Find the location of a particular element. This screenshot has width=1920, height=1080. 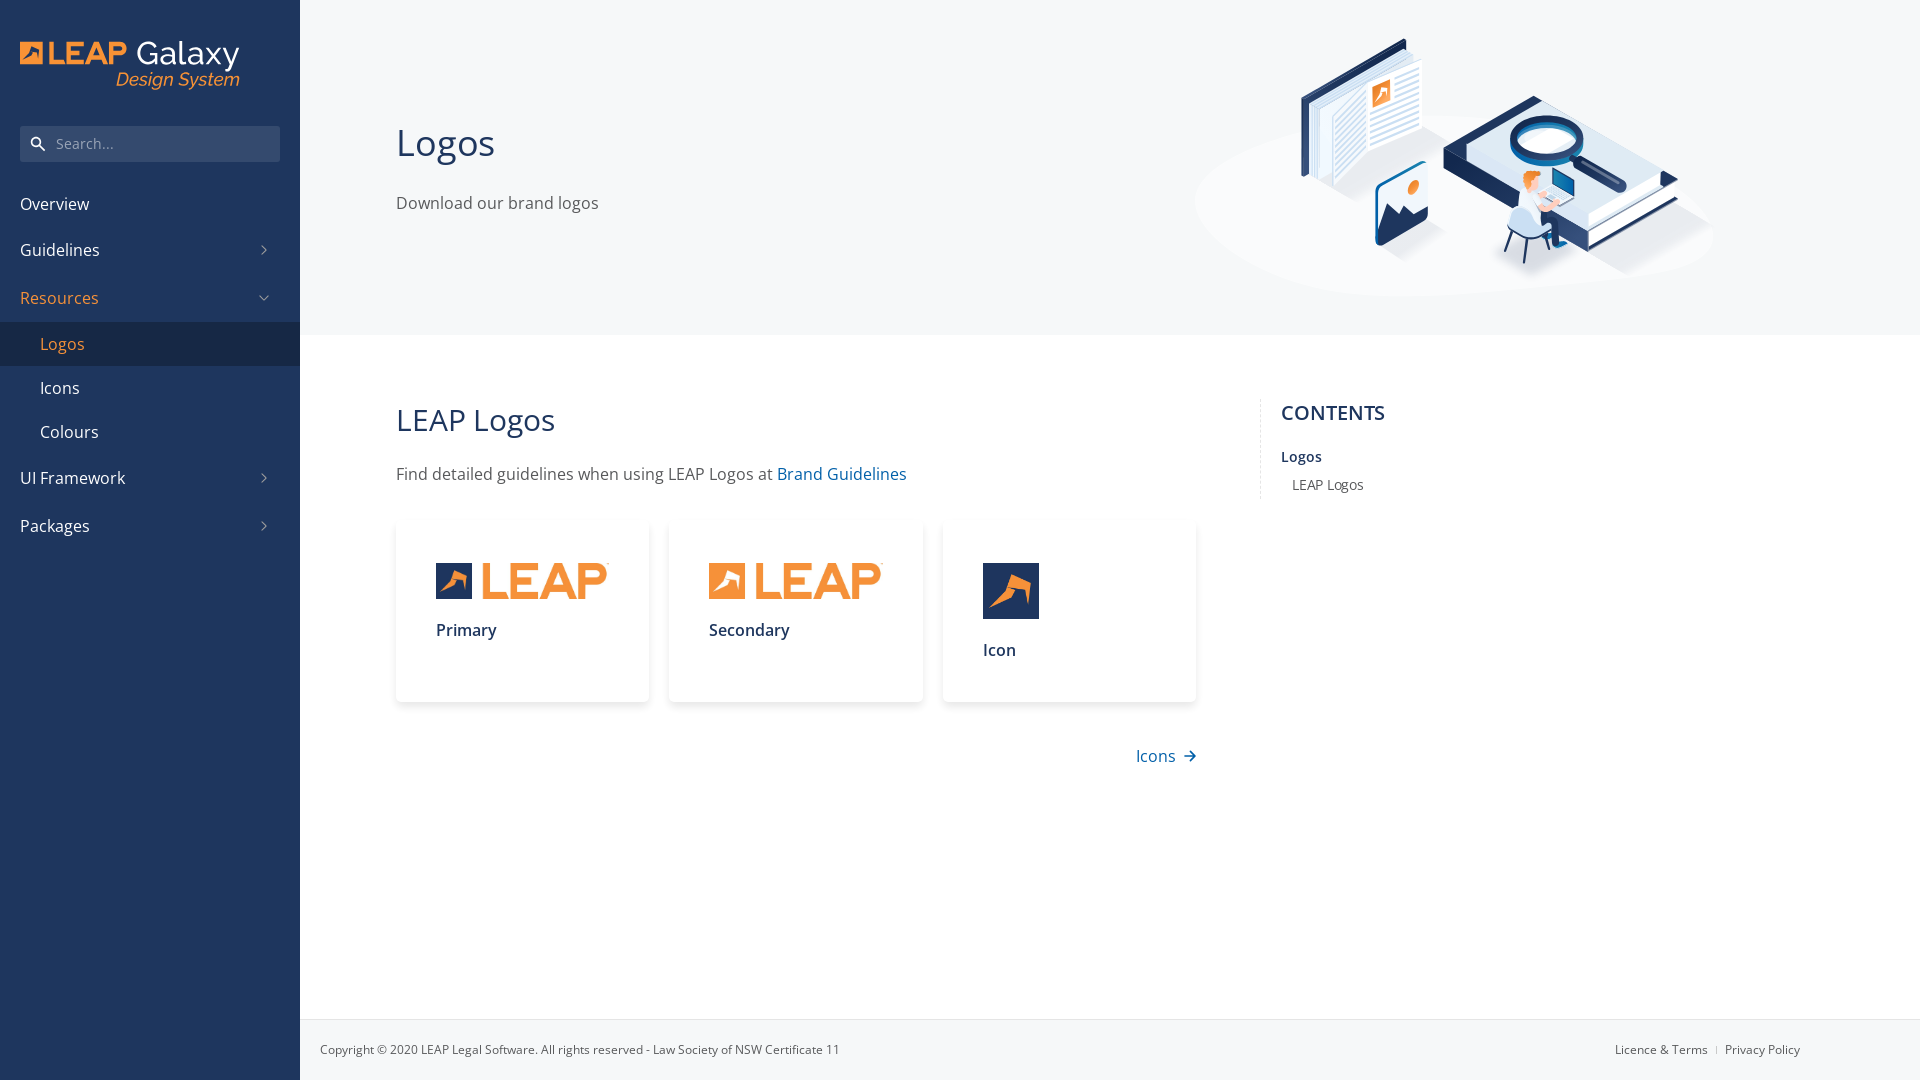

'Overview' is located at coordinates (148, 204).